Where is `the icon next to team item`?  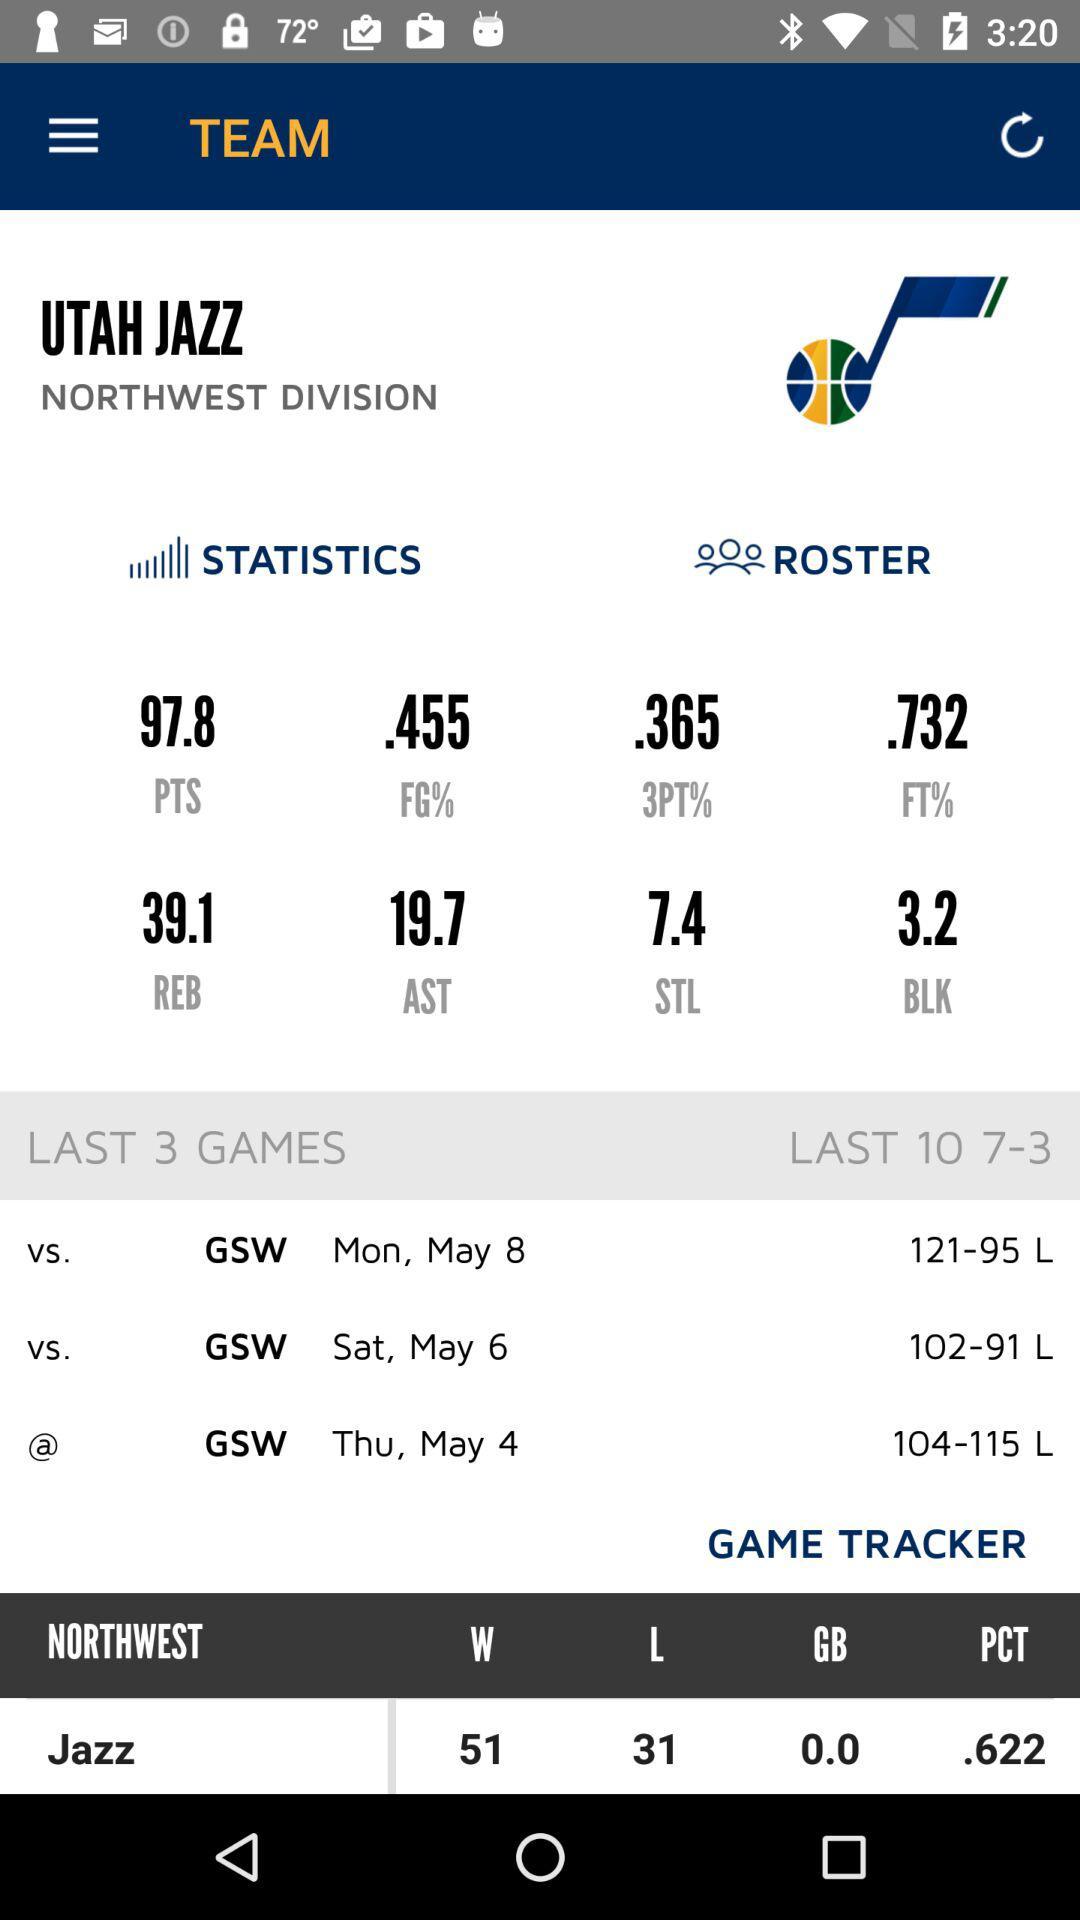 the icon next to team item is located at coordinates (72, 135).